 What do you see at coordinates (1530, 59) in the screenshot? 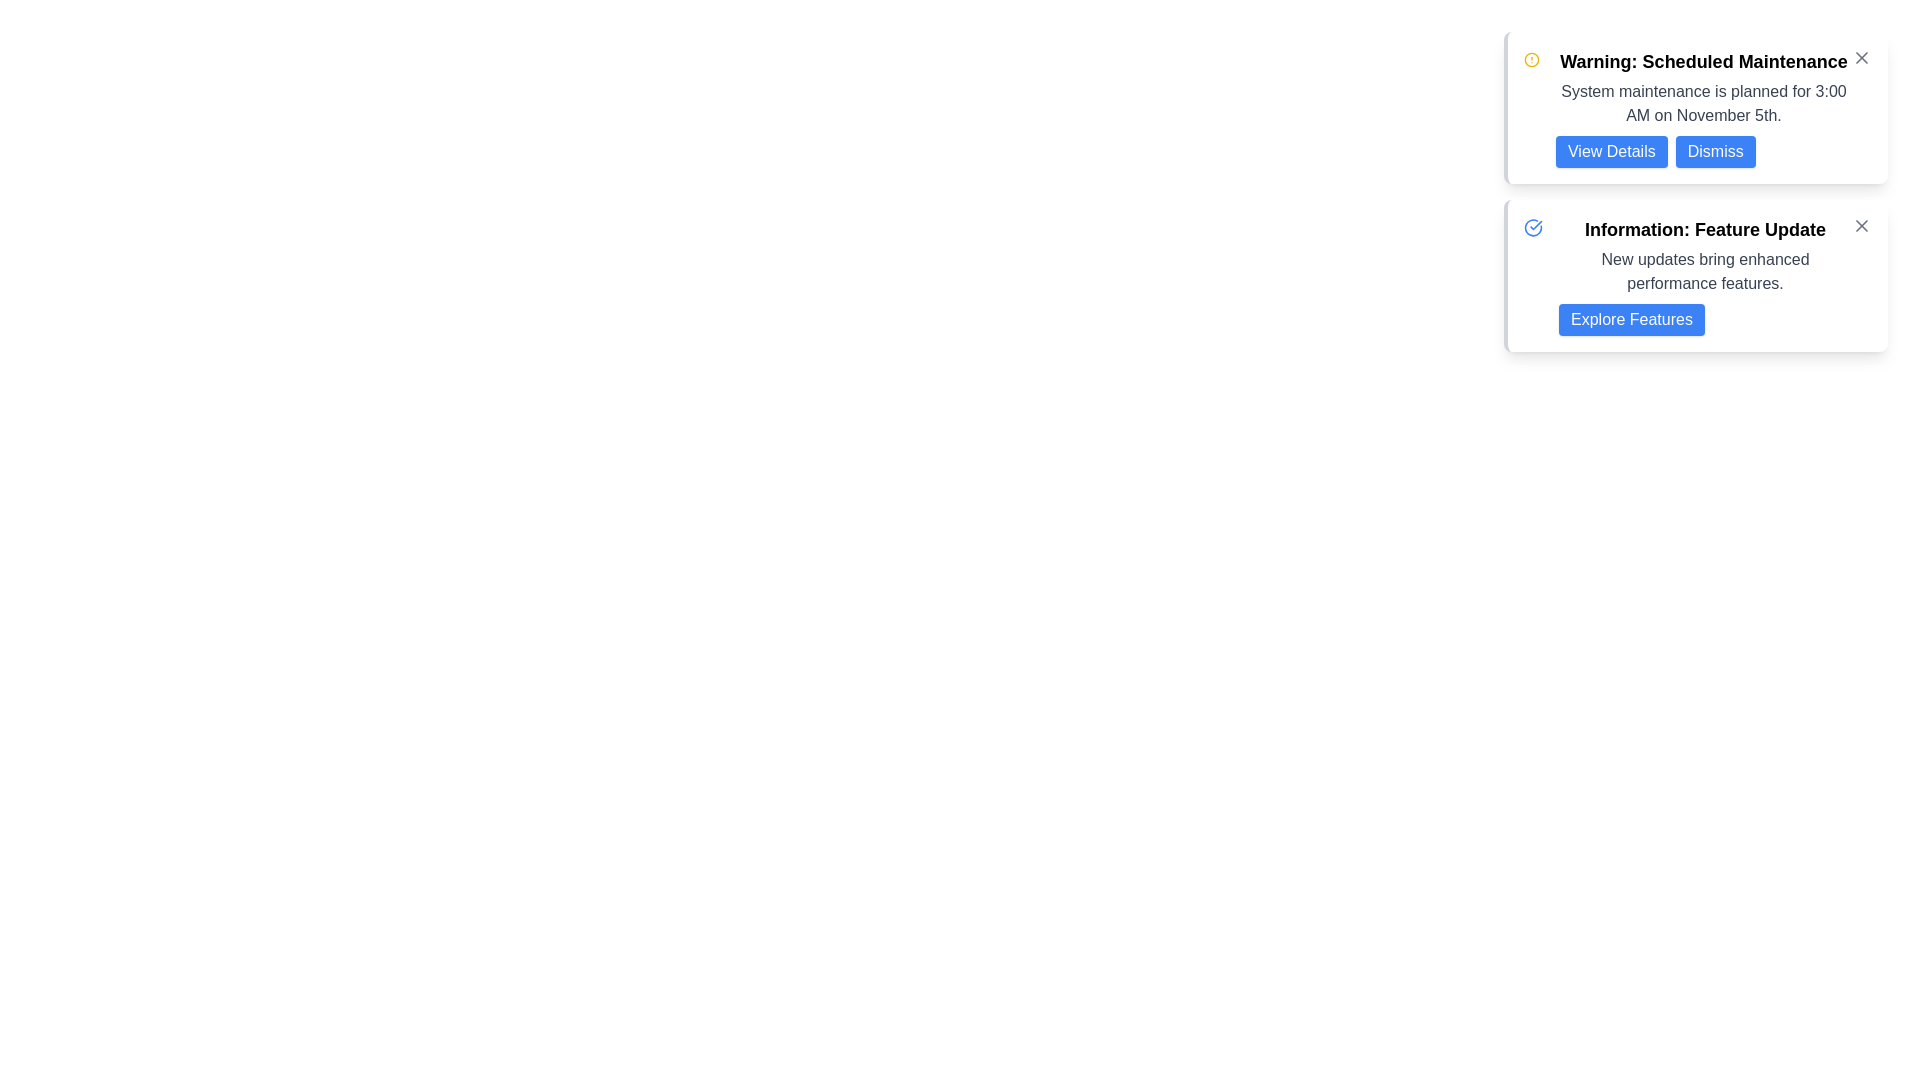
I see `the warning icon located at the top-left corner of the notification card titled 'Warning: Scheduled Maintenance', which is positioned to the left of the text within the card` at bounding box center [1530, 59].